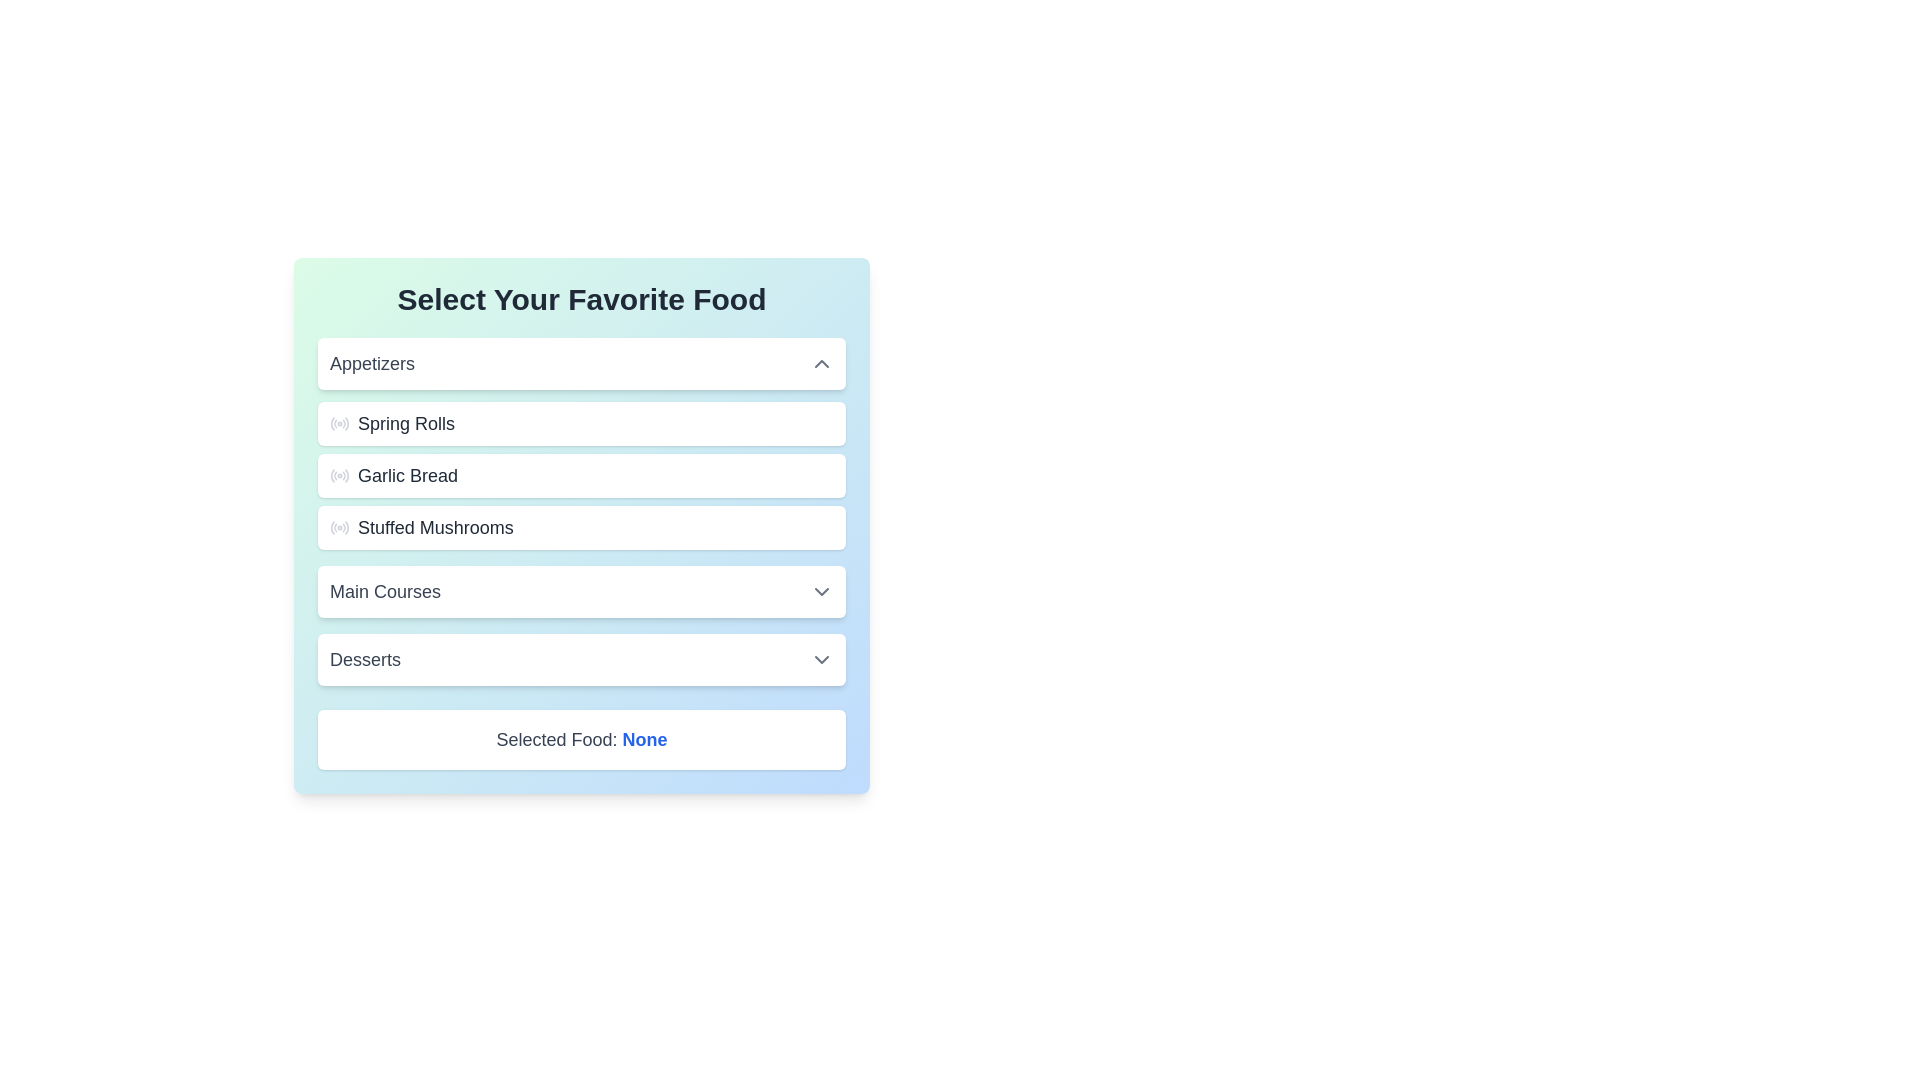 The height and width of the screenshot is (1080, 1920). I want to click on the static text that displays the currently selected food item, which is dynamically updated when a different option is selected from the menu above, so click(645, 740).